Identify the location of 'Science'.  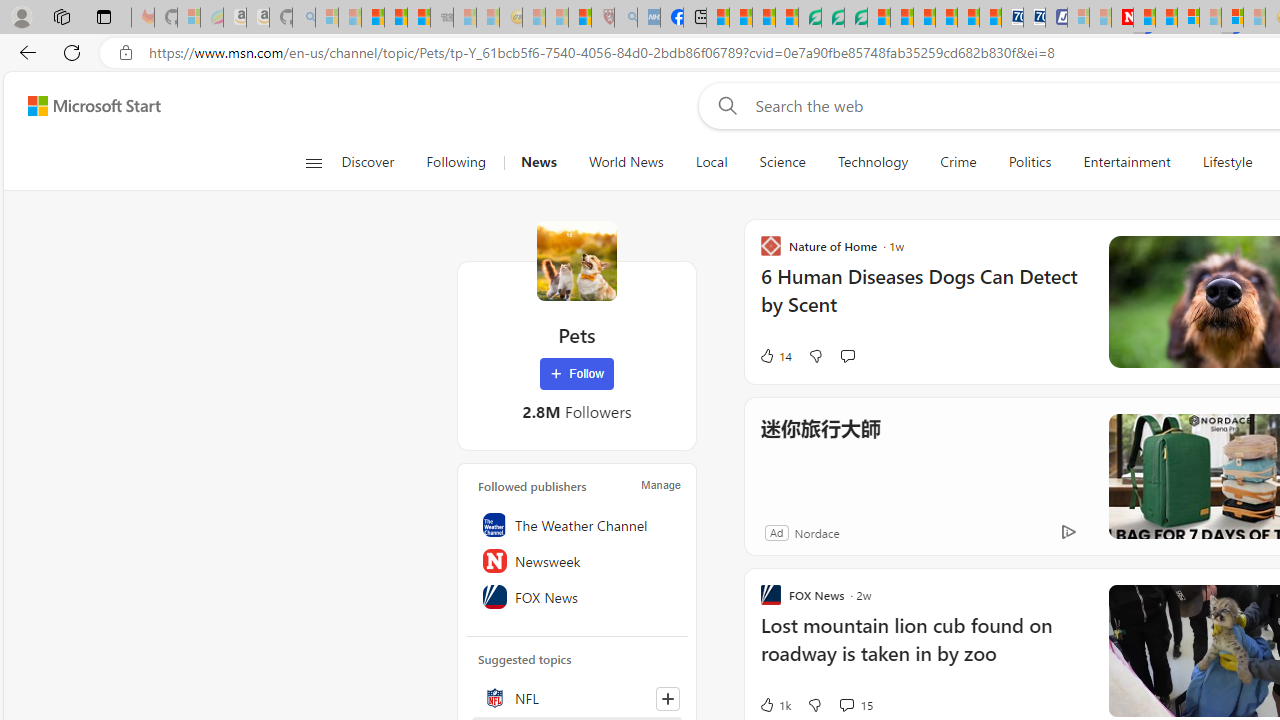
(781, 162).